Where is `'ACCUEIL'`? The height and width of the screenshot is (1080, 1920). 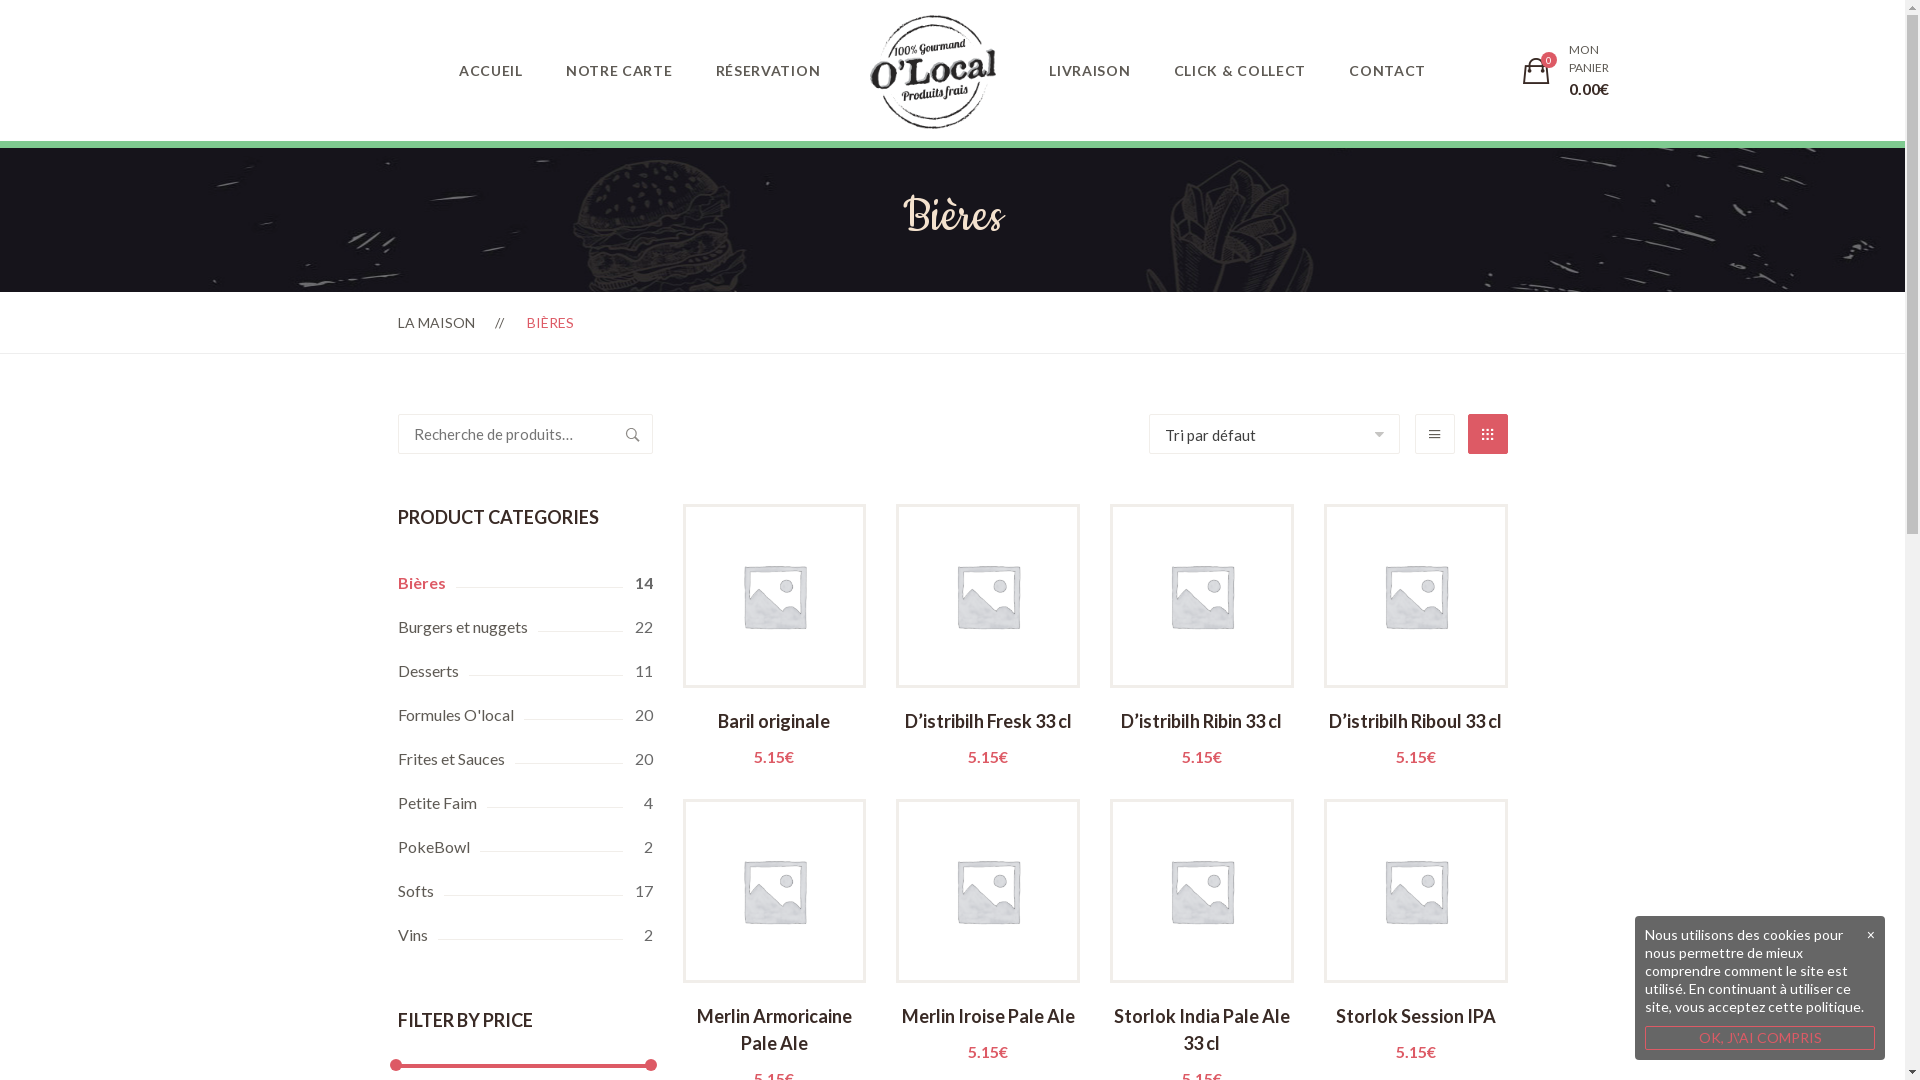 'ACCUEIL' is located at coordinates (490, 69).